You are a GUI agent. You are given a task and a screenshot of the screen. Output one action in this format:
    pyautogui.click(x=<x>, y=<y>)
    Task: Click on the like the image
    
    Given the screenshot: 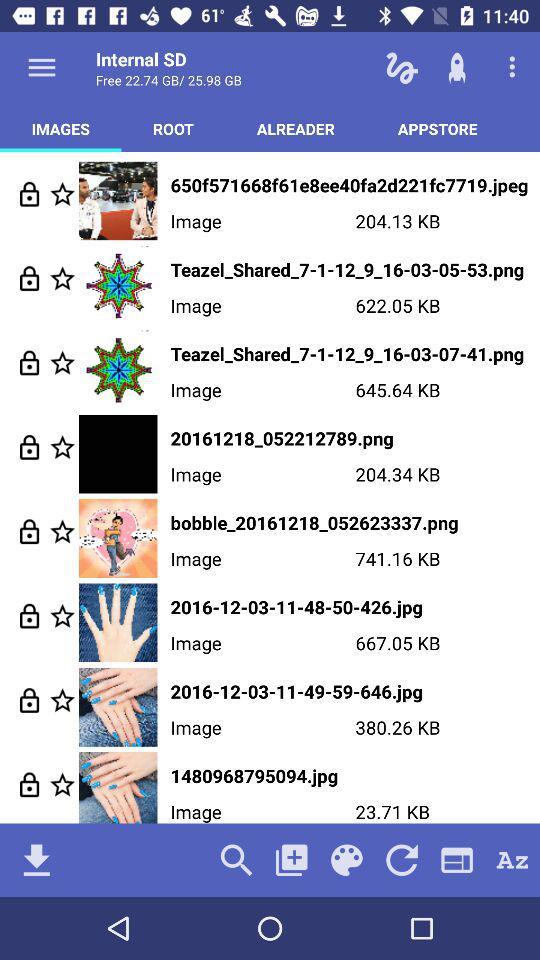 What is the action you would take?
    pyautogui.click(x=62, y=277)
    